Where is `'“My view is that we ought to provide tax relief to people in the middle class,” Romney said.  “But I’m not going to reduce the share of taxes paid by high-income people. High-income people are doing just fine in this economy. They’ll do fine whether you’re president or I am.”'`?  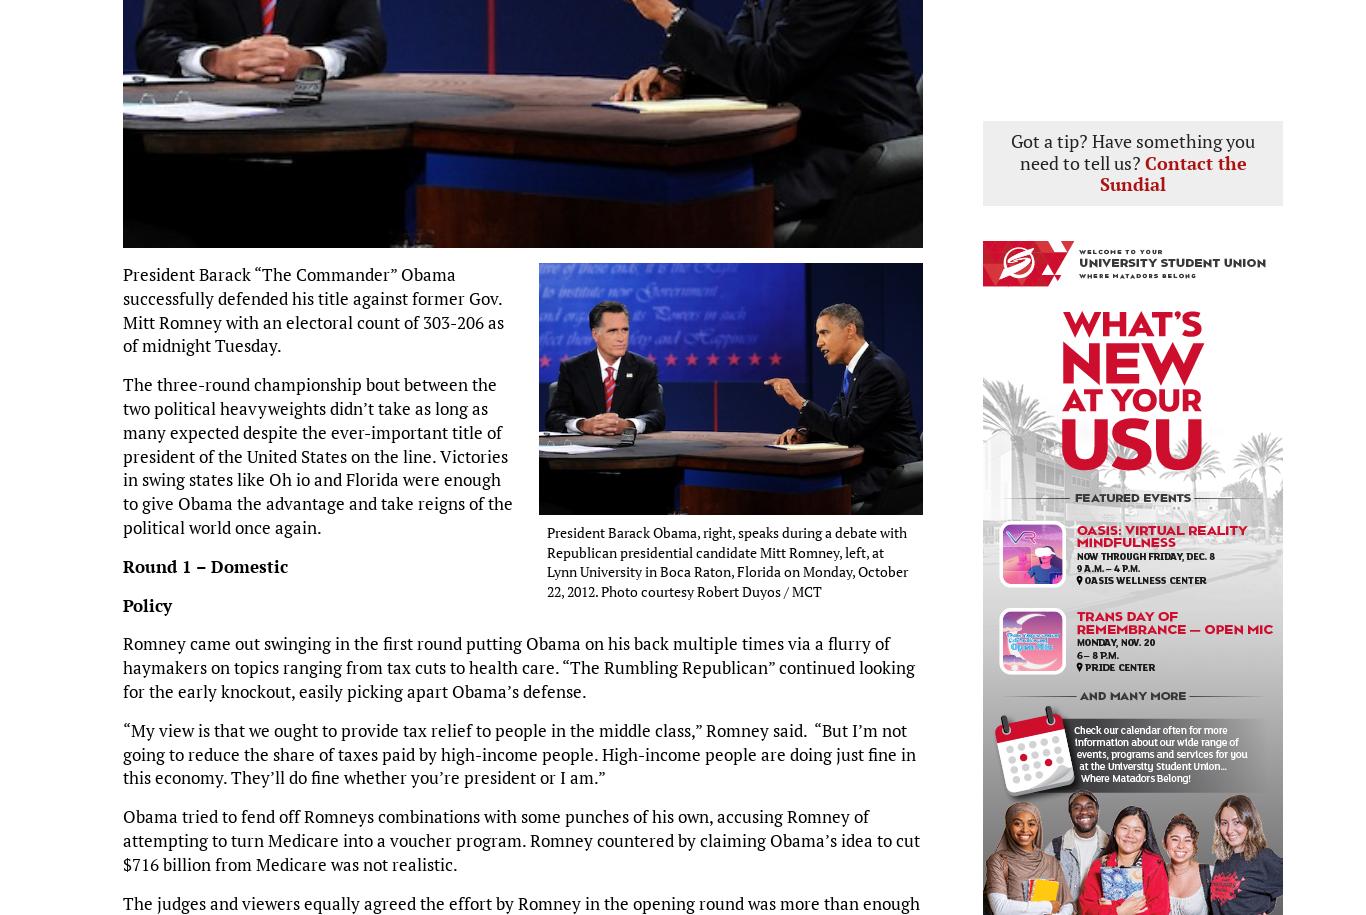
'“My view is that we ought to provide tax relief to people in the middle class,” Romney said.  “But I’m not going to reduce the share of taxes paid by high-income people. High-income people are doing just fine in this economy. They’ll do fine whether you’re president or I am.”' is located at coordinates (121, 753).